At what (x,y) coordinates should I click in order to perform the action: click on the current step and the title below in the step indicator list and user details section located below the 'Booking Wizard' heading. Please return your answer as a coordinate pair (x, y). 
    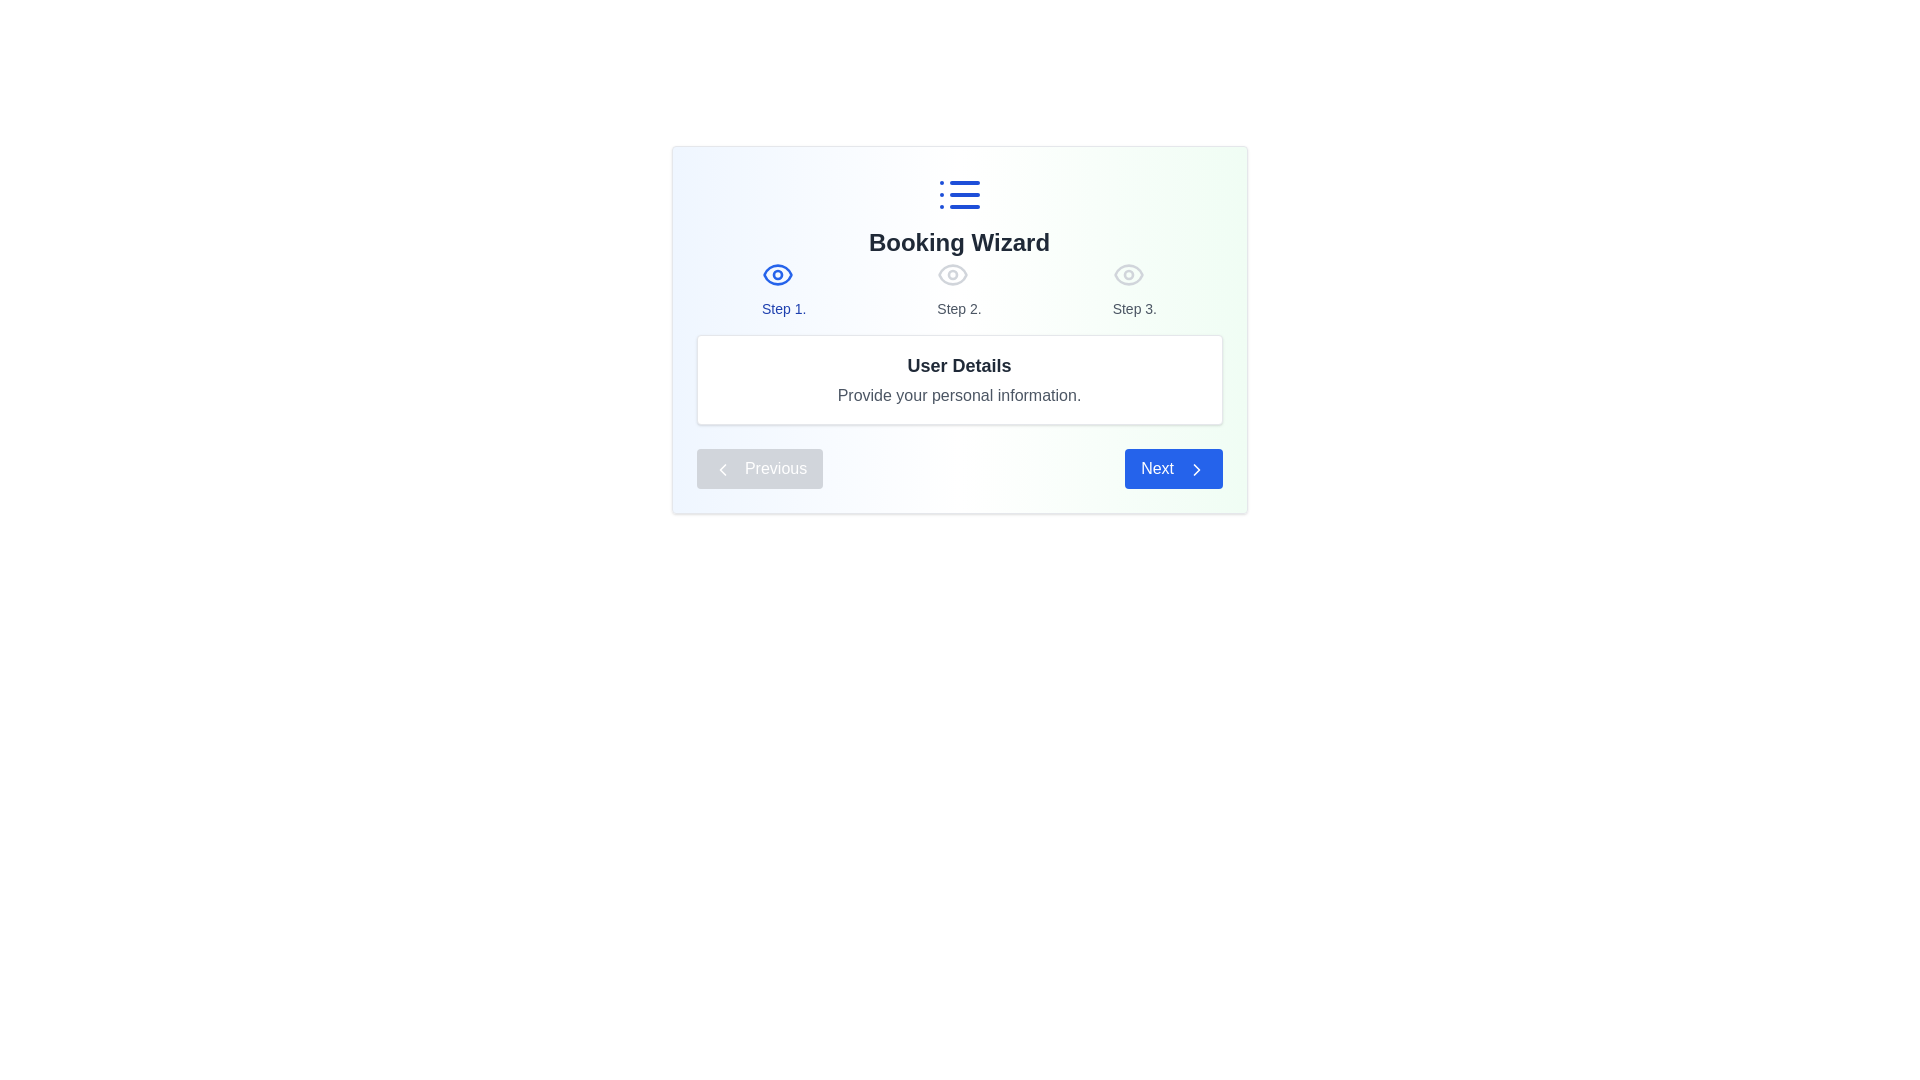
    Looking at the image, I should click on (958, 341).